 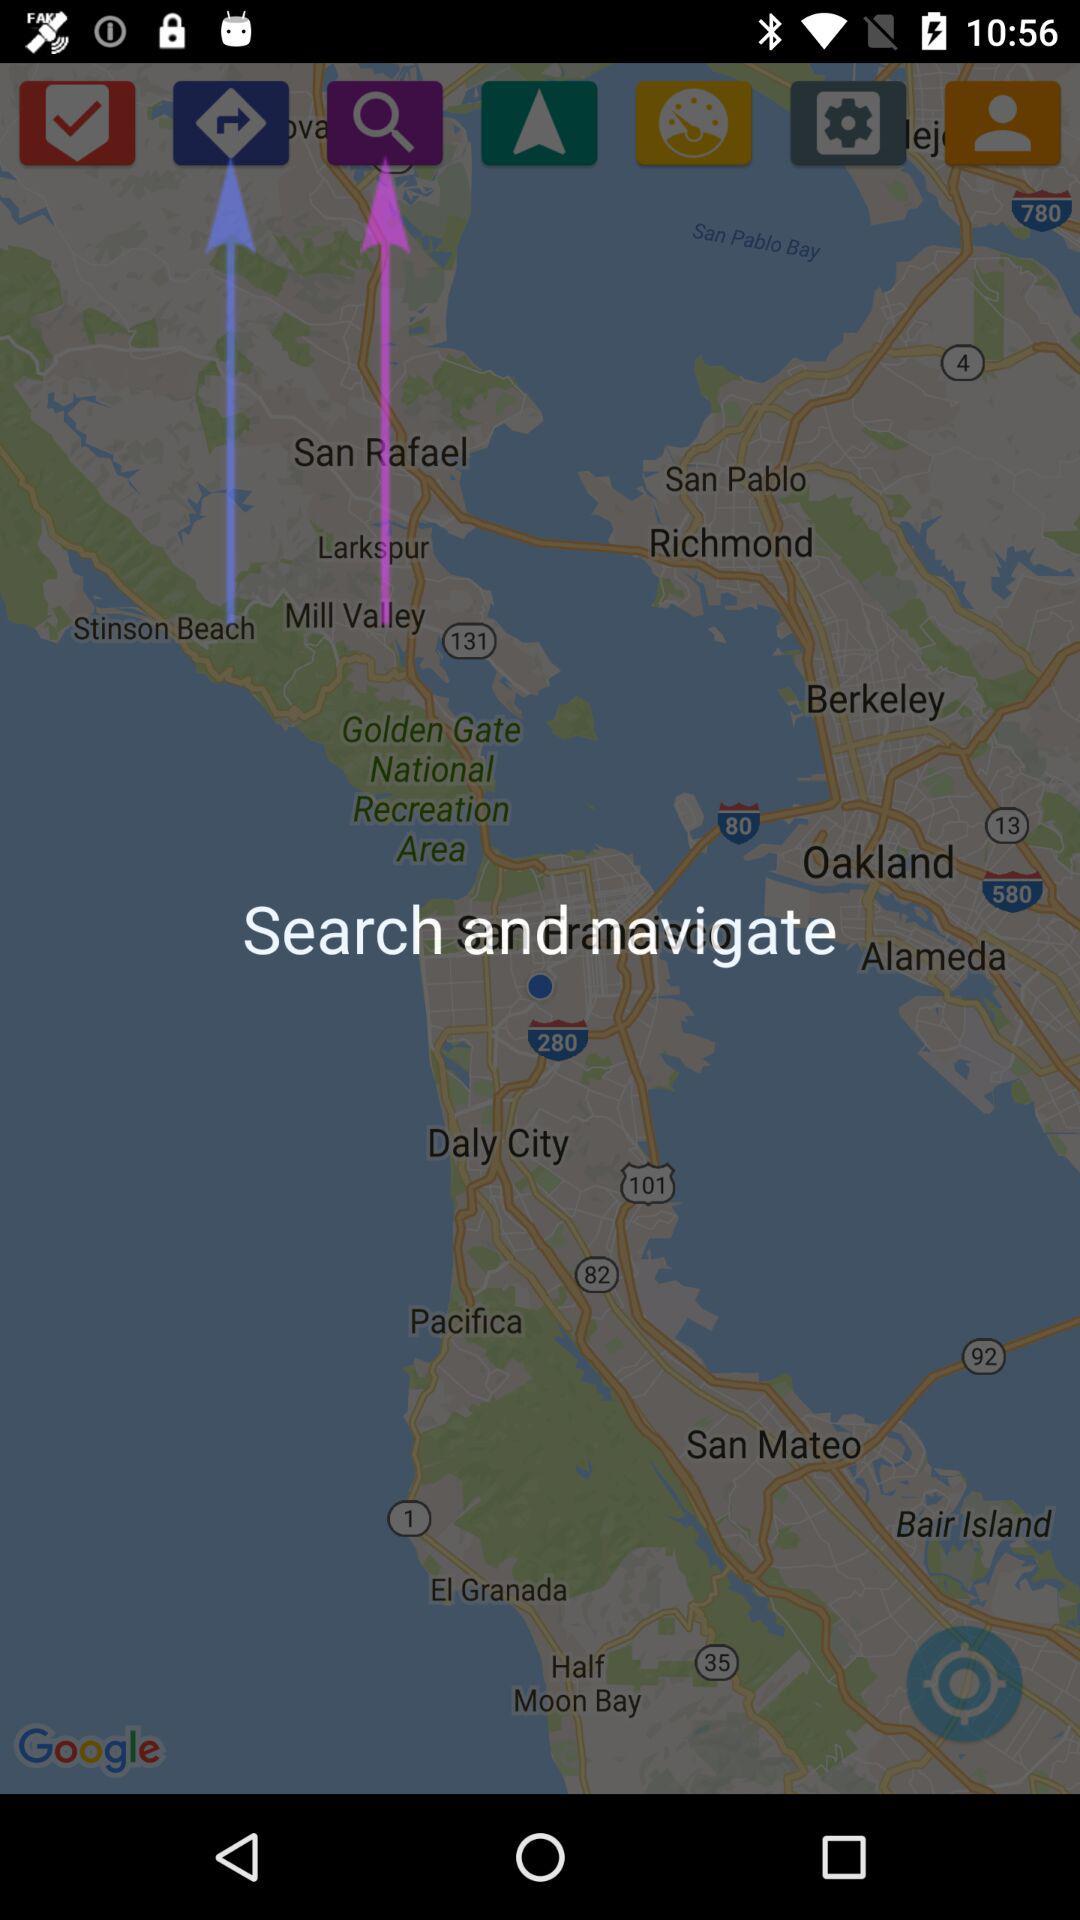 What do you see at coordinates (538, 121) in the screenshot?
I see `the navigation icon` at bounding box center [538, 121].